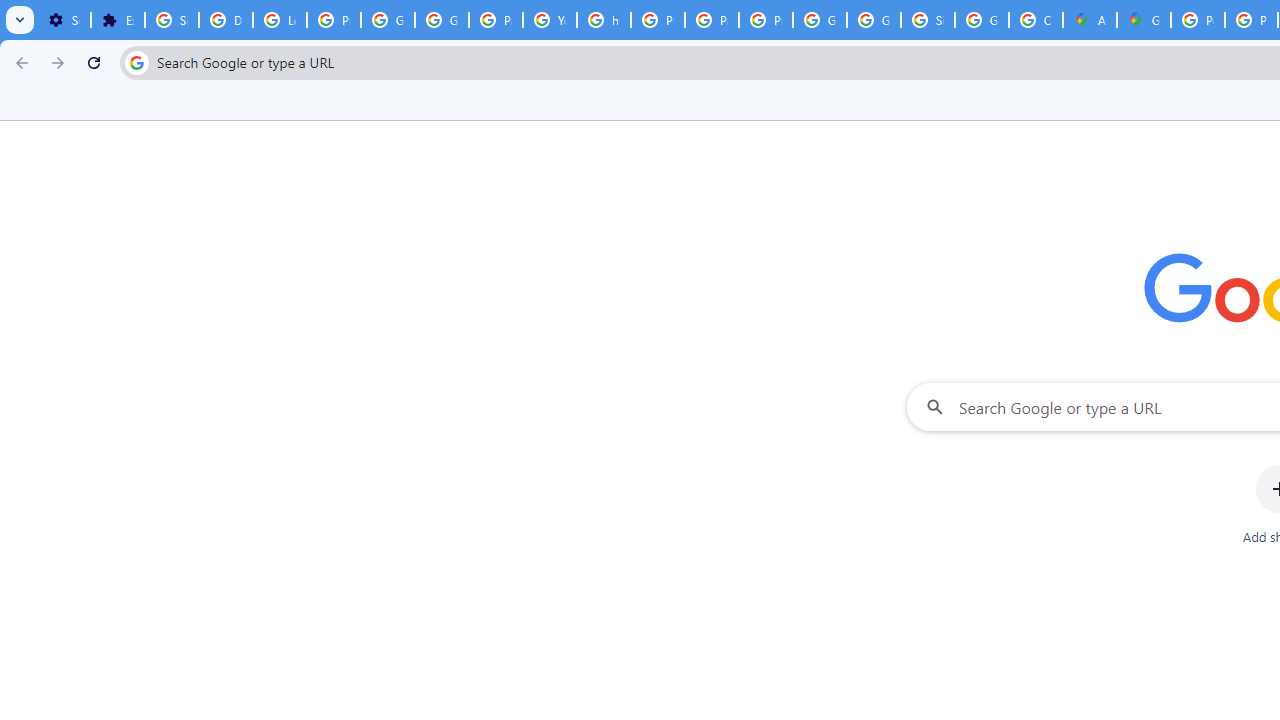 This screenshot has height=720, width=1280. I want to click on 'Google Account Help', so click(387, 20).